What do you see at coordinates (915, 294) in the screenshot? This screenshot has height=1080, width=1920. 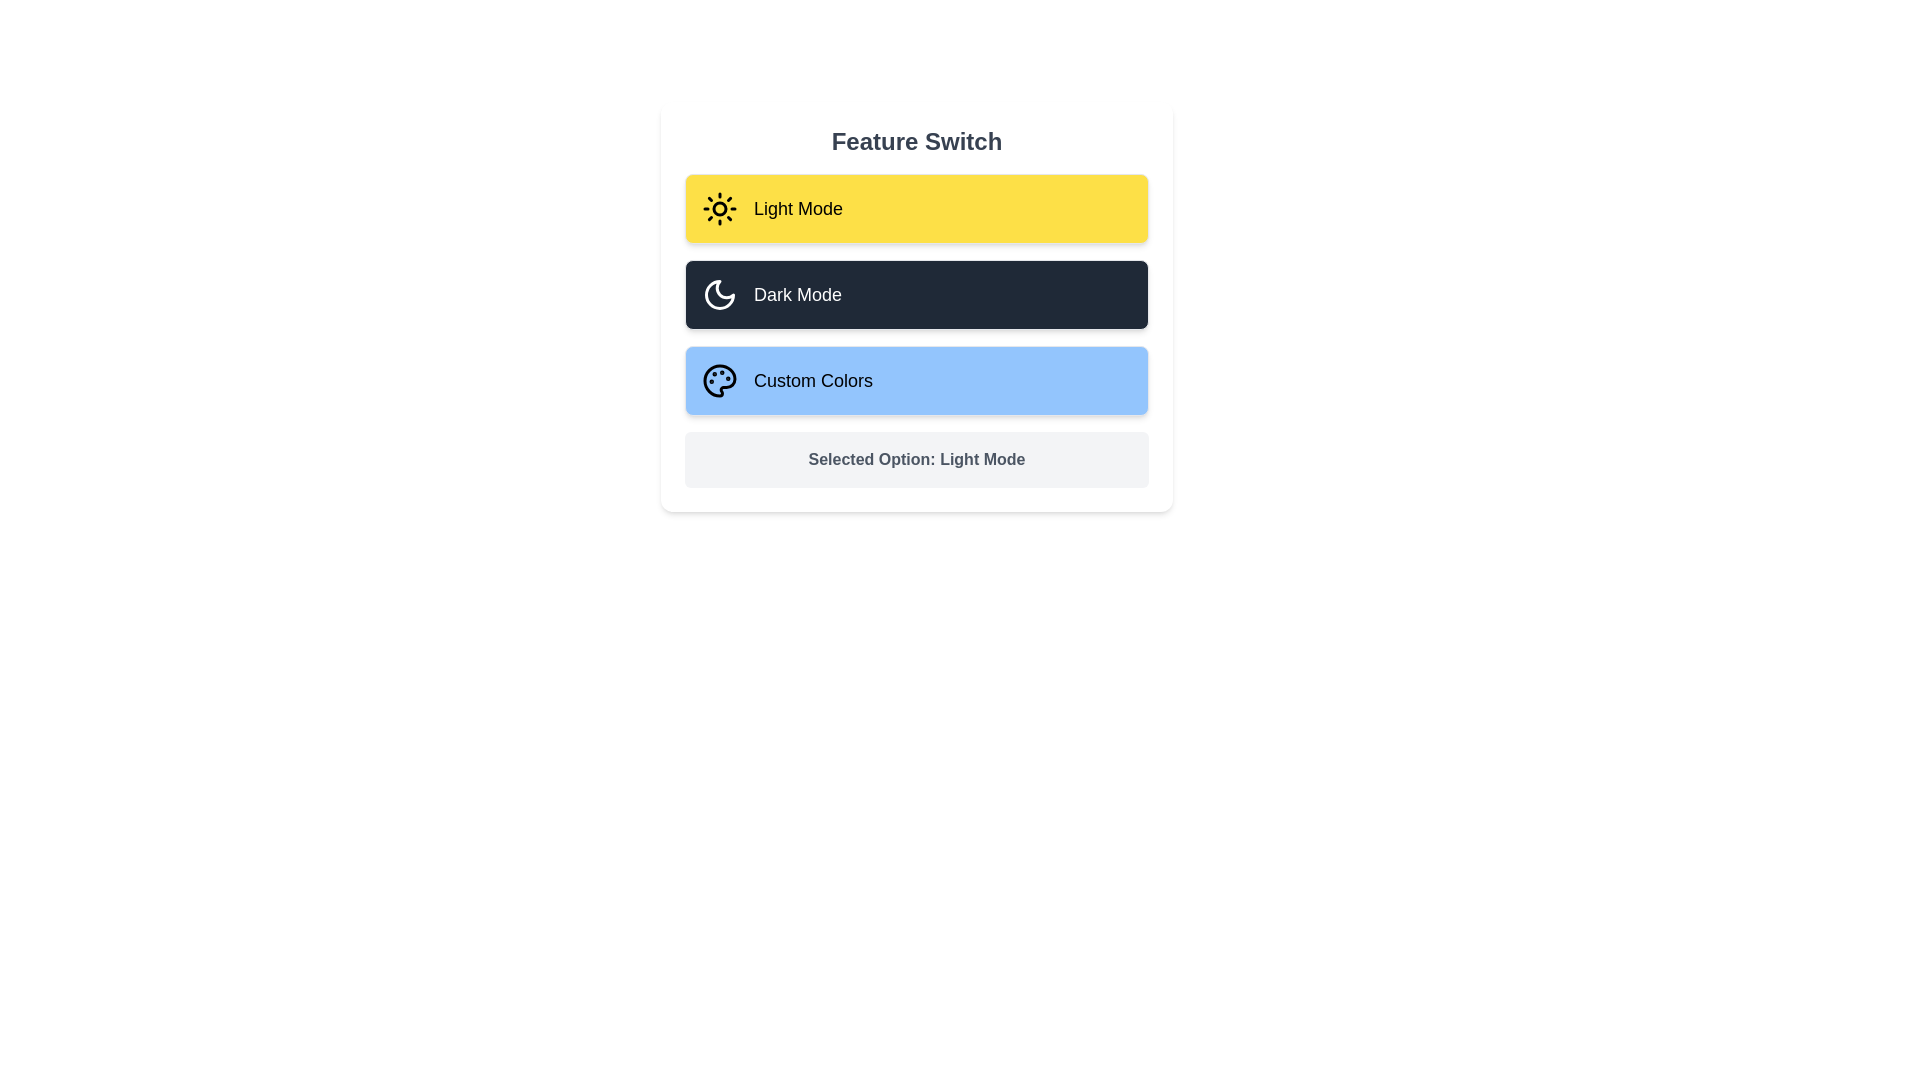 I see `the button corresponding to Dark Mode` at bounding box center [915, 294].